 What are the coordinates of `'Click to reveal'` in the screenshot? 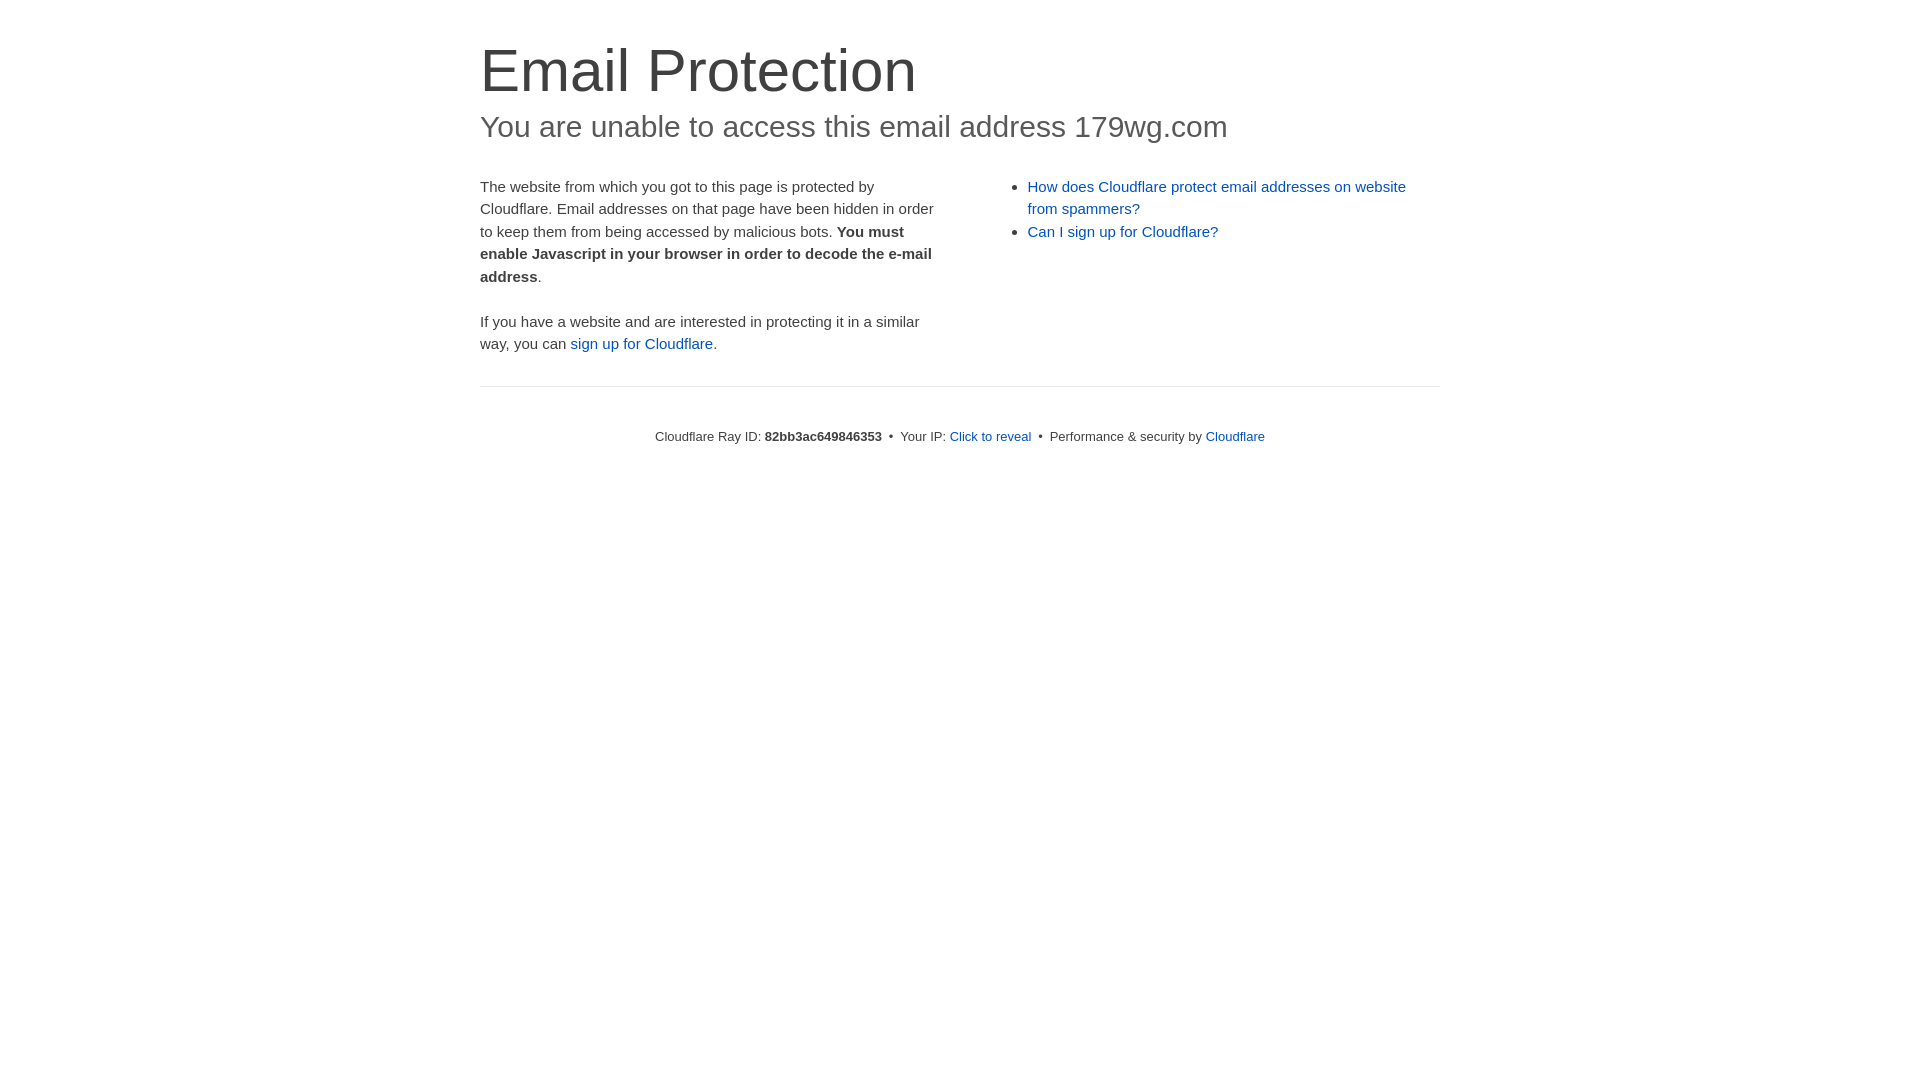 It's located at (990, 435).